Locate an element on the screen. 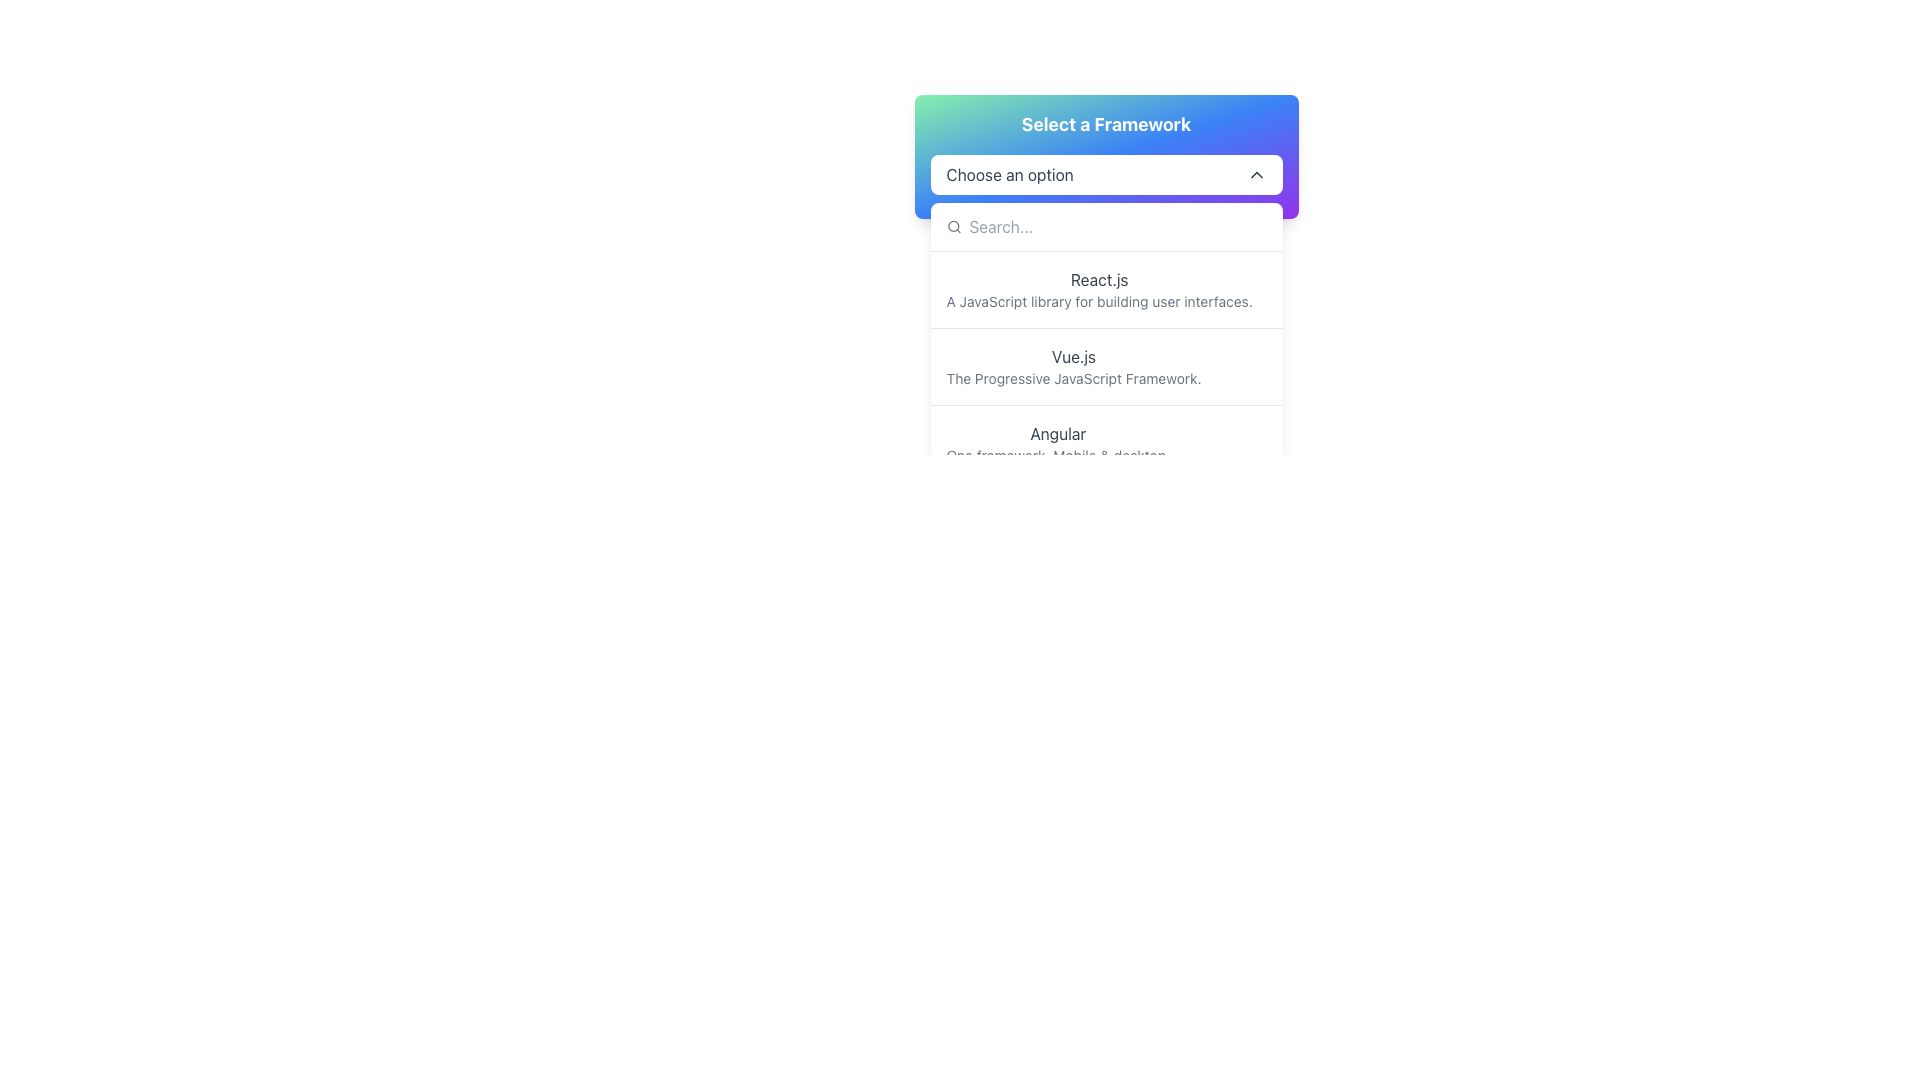  the Dropdown trigger located near the top-center of the 'Select a Framework' section is located at coordinates (1105, 173).